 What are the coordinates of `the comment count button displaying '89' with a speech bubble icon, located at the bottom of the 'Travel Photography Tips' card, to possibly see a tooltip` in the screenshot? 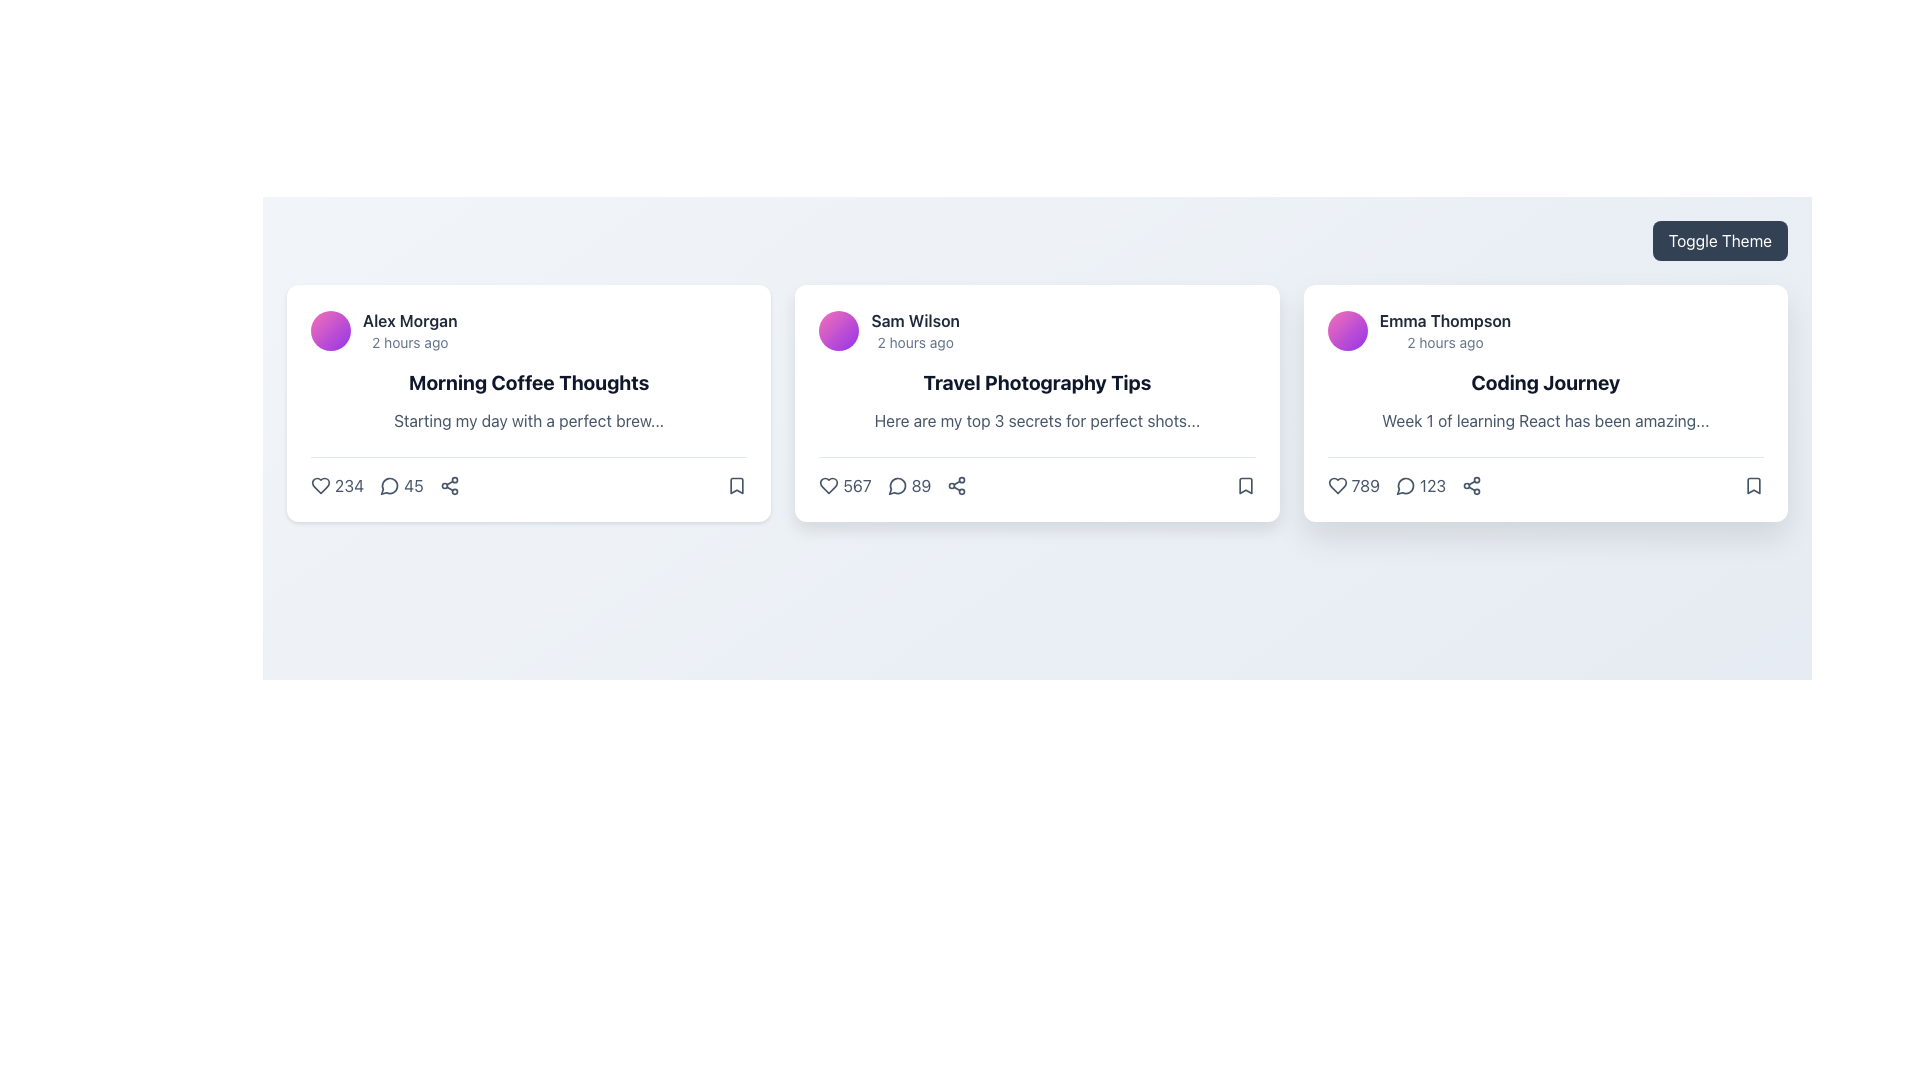 It's located at (892, 486).